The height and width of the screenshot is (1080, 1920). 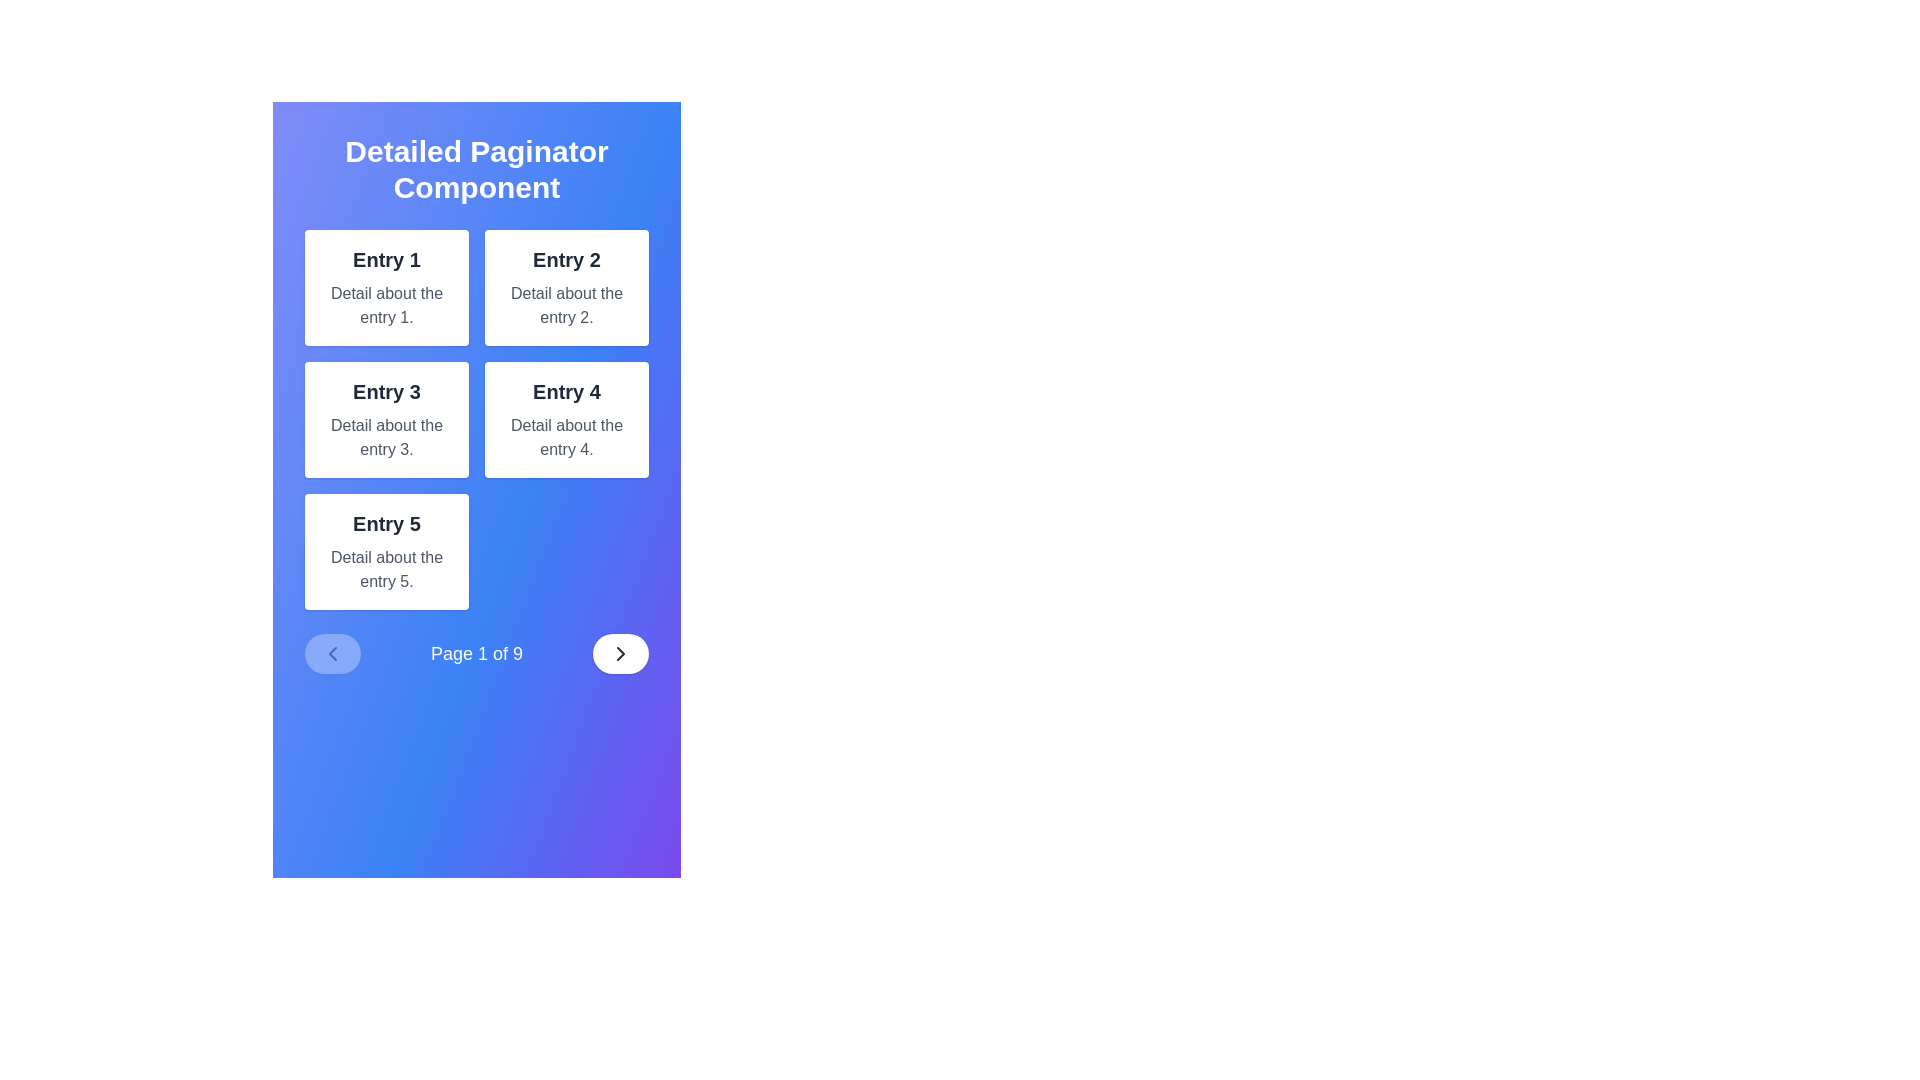 I want to click on the 'Next Page' button located at the bottom-right corner of the pagination navigation bar to activate hover effects, so click(x=619, y=654).